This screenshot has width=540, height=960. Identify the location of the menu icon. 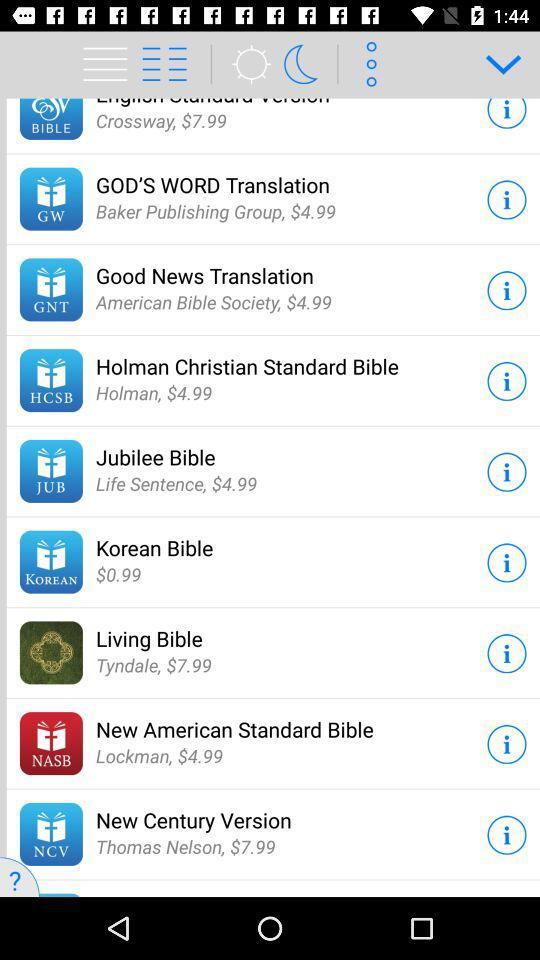
(174, 64).